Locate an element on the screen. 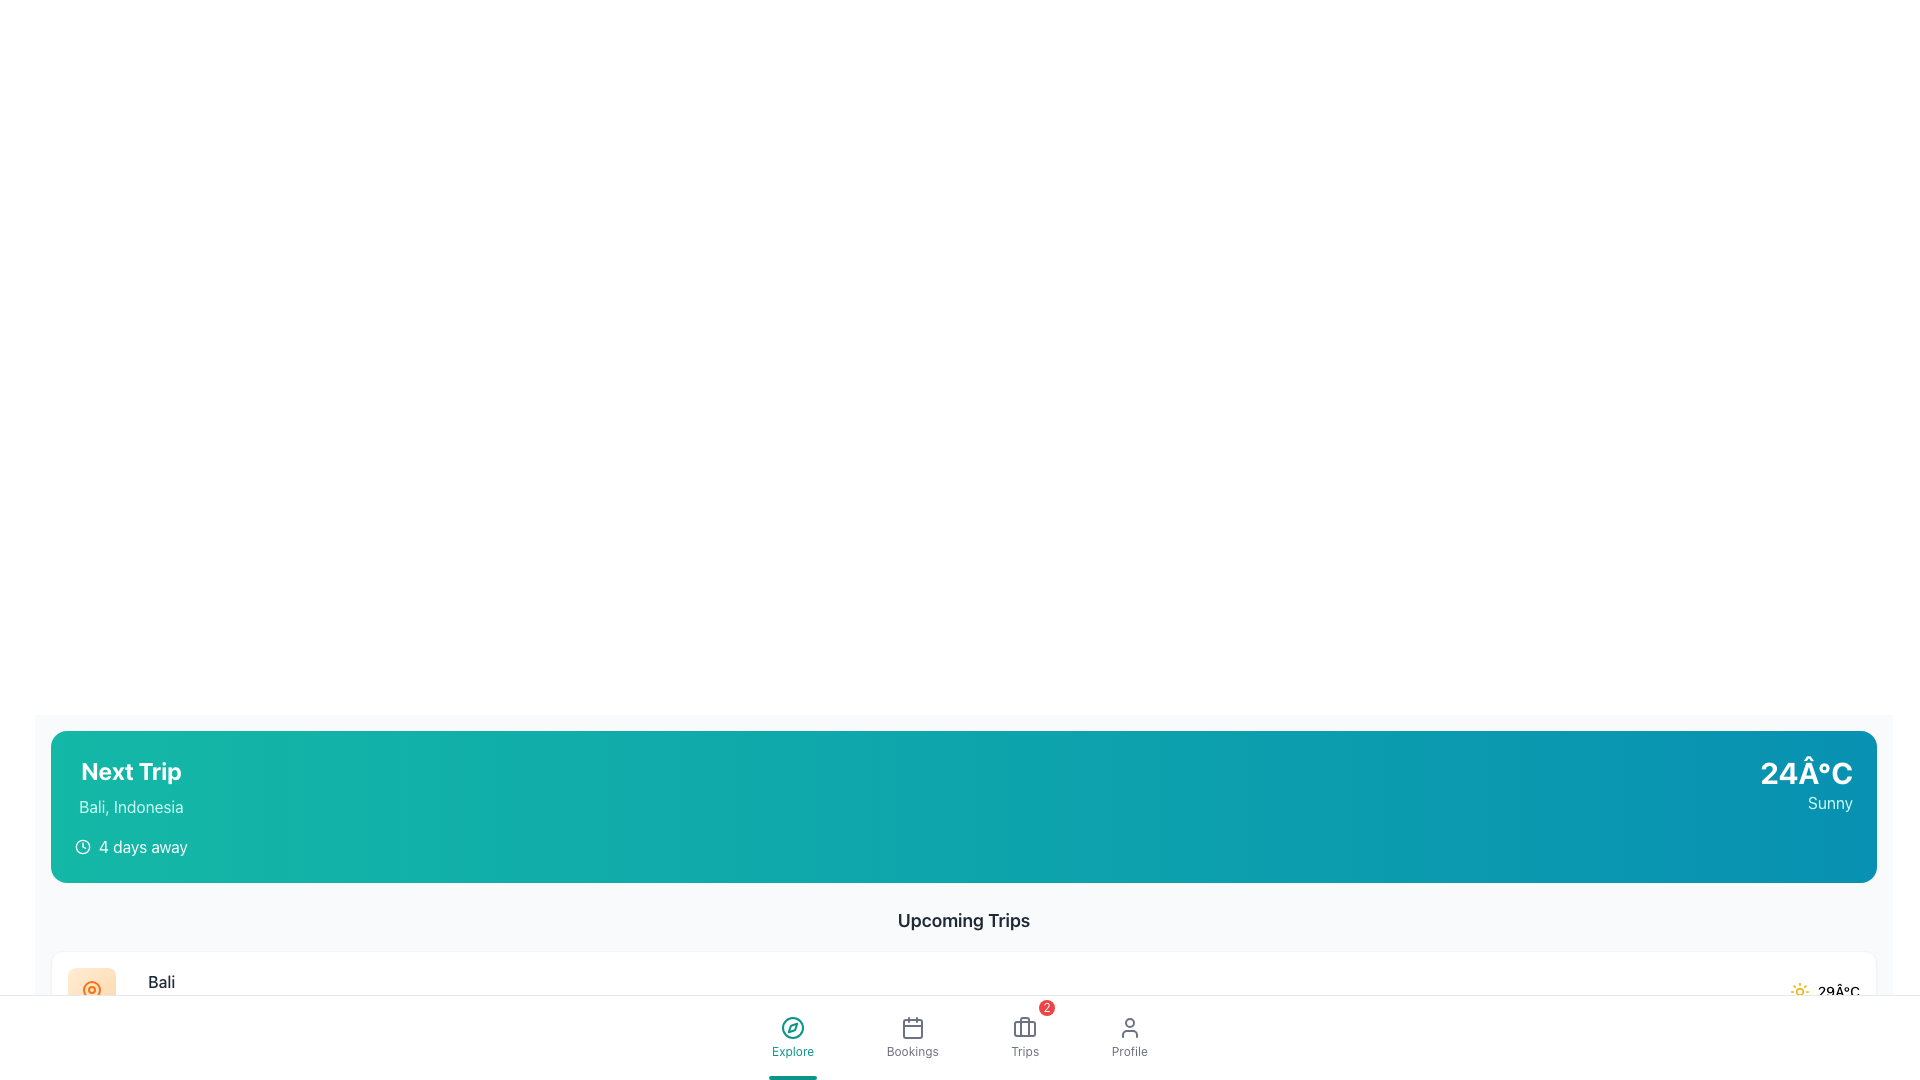  the SVG circle element located in the lower section of the 'Next Trip' card, which is adjacent to the countdown text '4 days away' is located at coordinates (81, 847).